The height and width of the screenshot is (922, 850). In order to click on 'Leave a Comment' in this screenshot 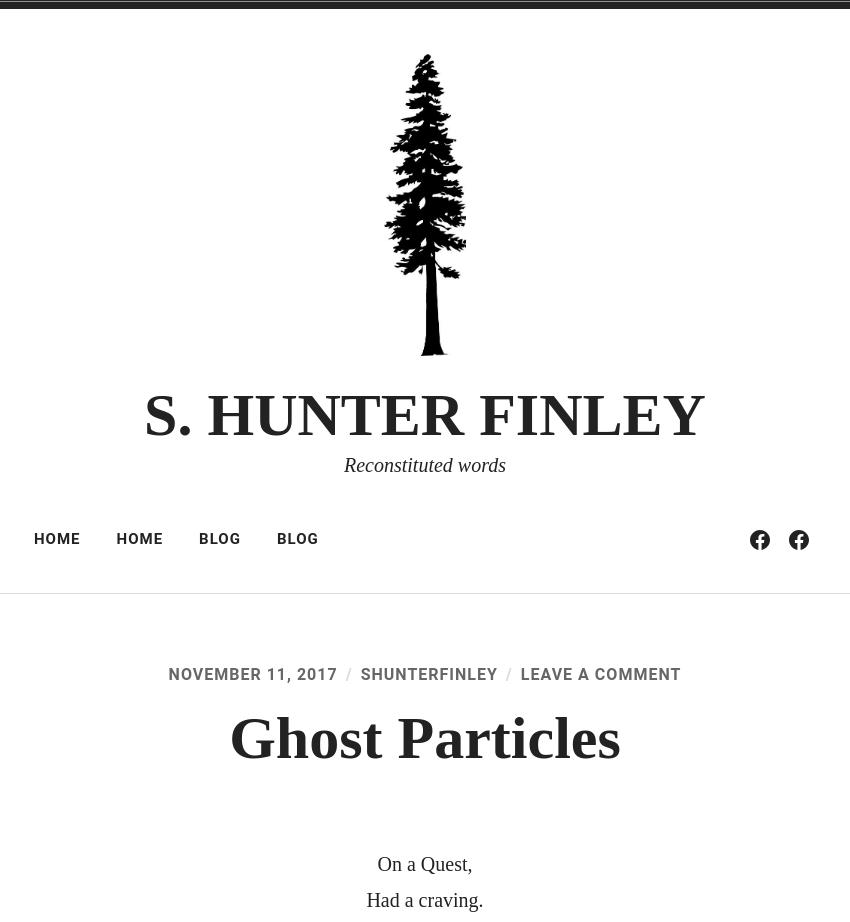, I will do `click(599, 674)`.